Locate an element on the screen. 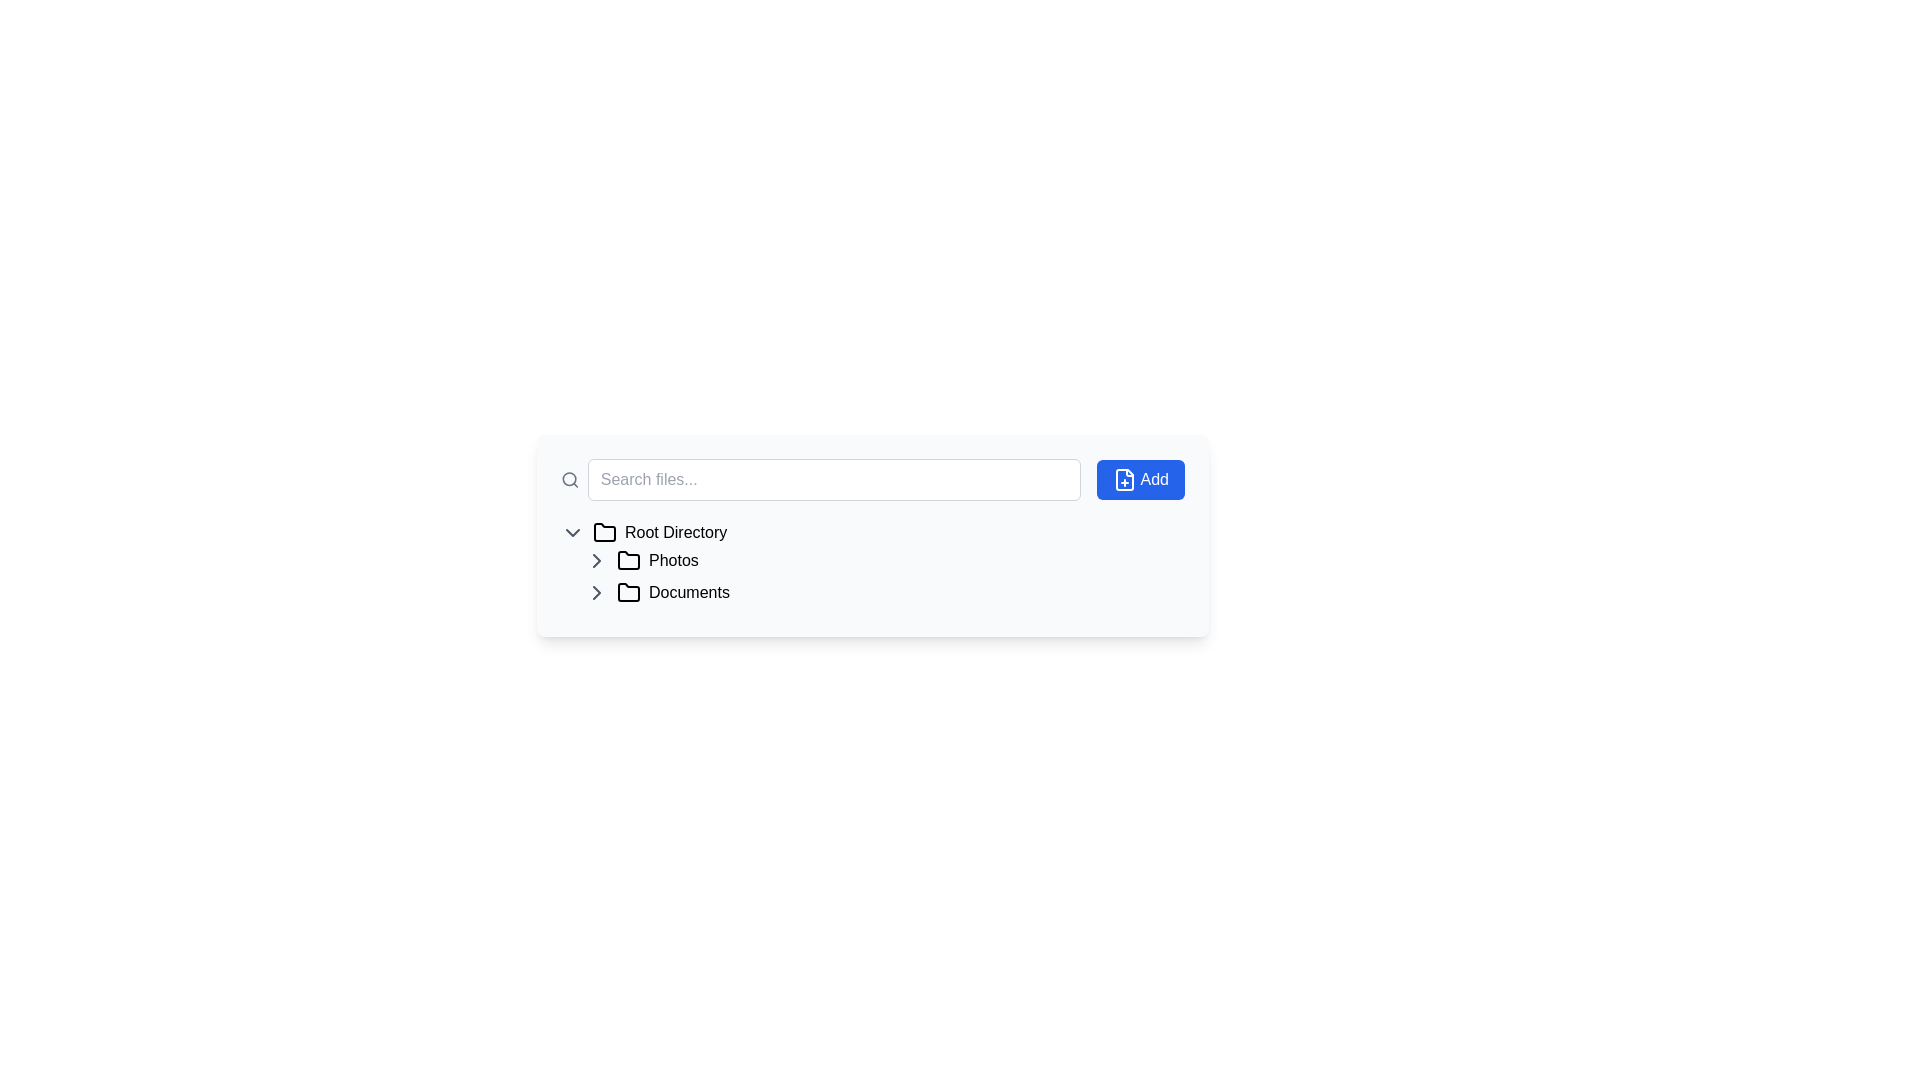 Image resolution: width=1920 pixels, height=1080 pixels. on the 'Photos' text label, which is styled in a standard sans-serif font and positioned adjacent is located at coordinates (673, 560).